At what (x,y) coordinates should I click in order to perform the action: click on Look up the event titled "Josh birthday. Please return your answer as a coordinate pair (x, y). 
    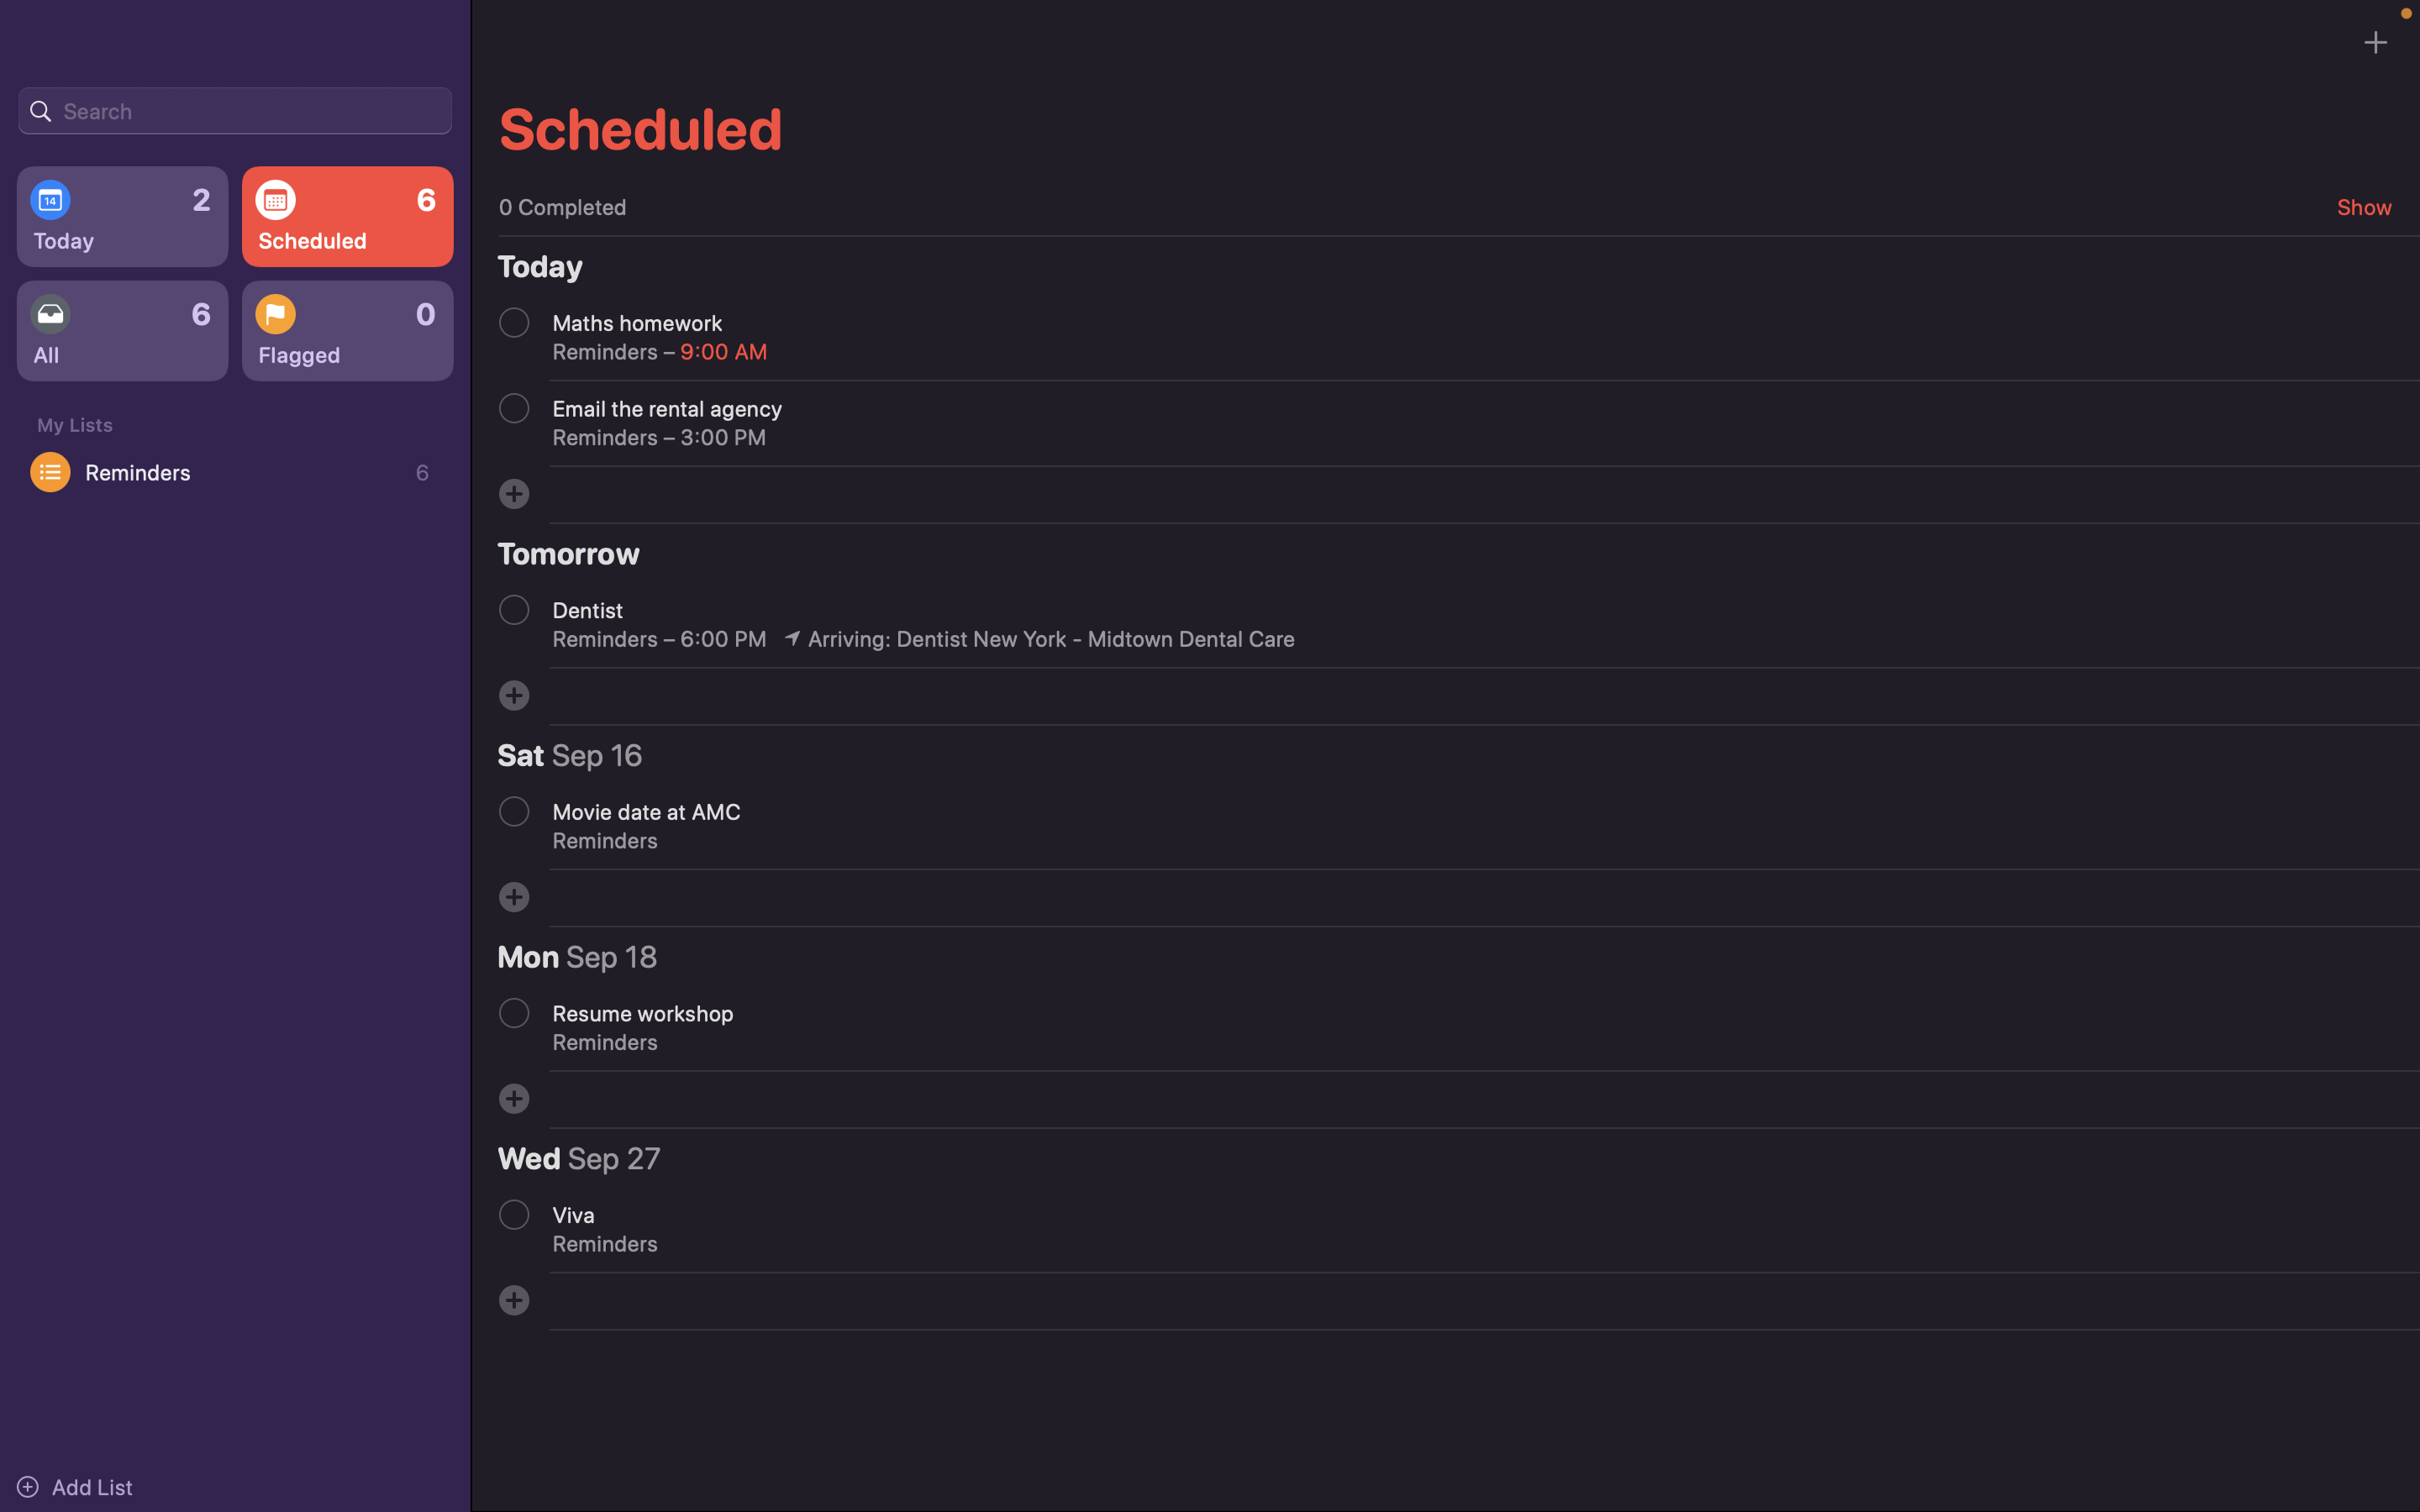
    Looking at the image, I should click on (234, 108).